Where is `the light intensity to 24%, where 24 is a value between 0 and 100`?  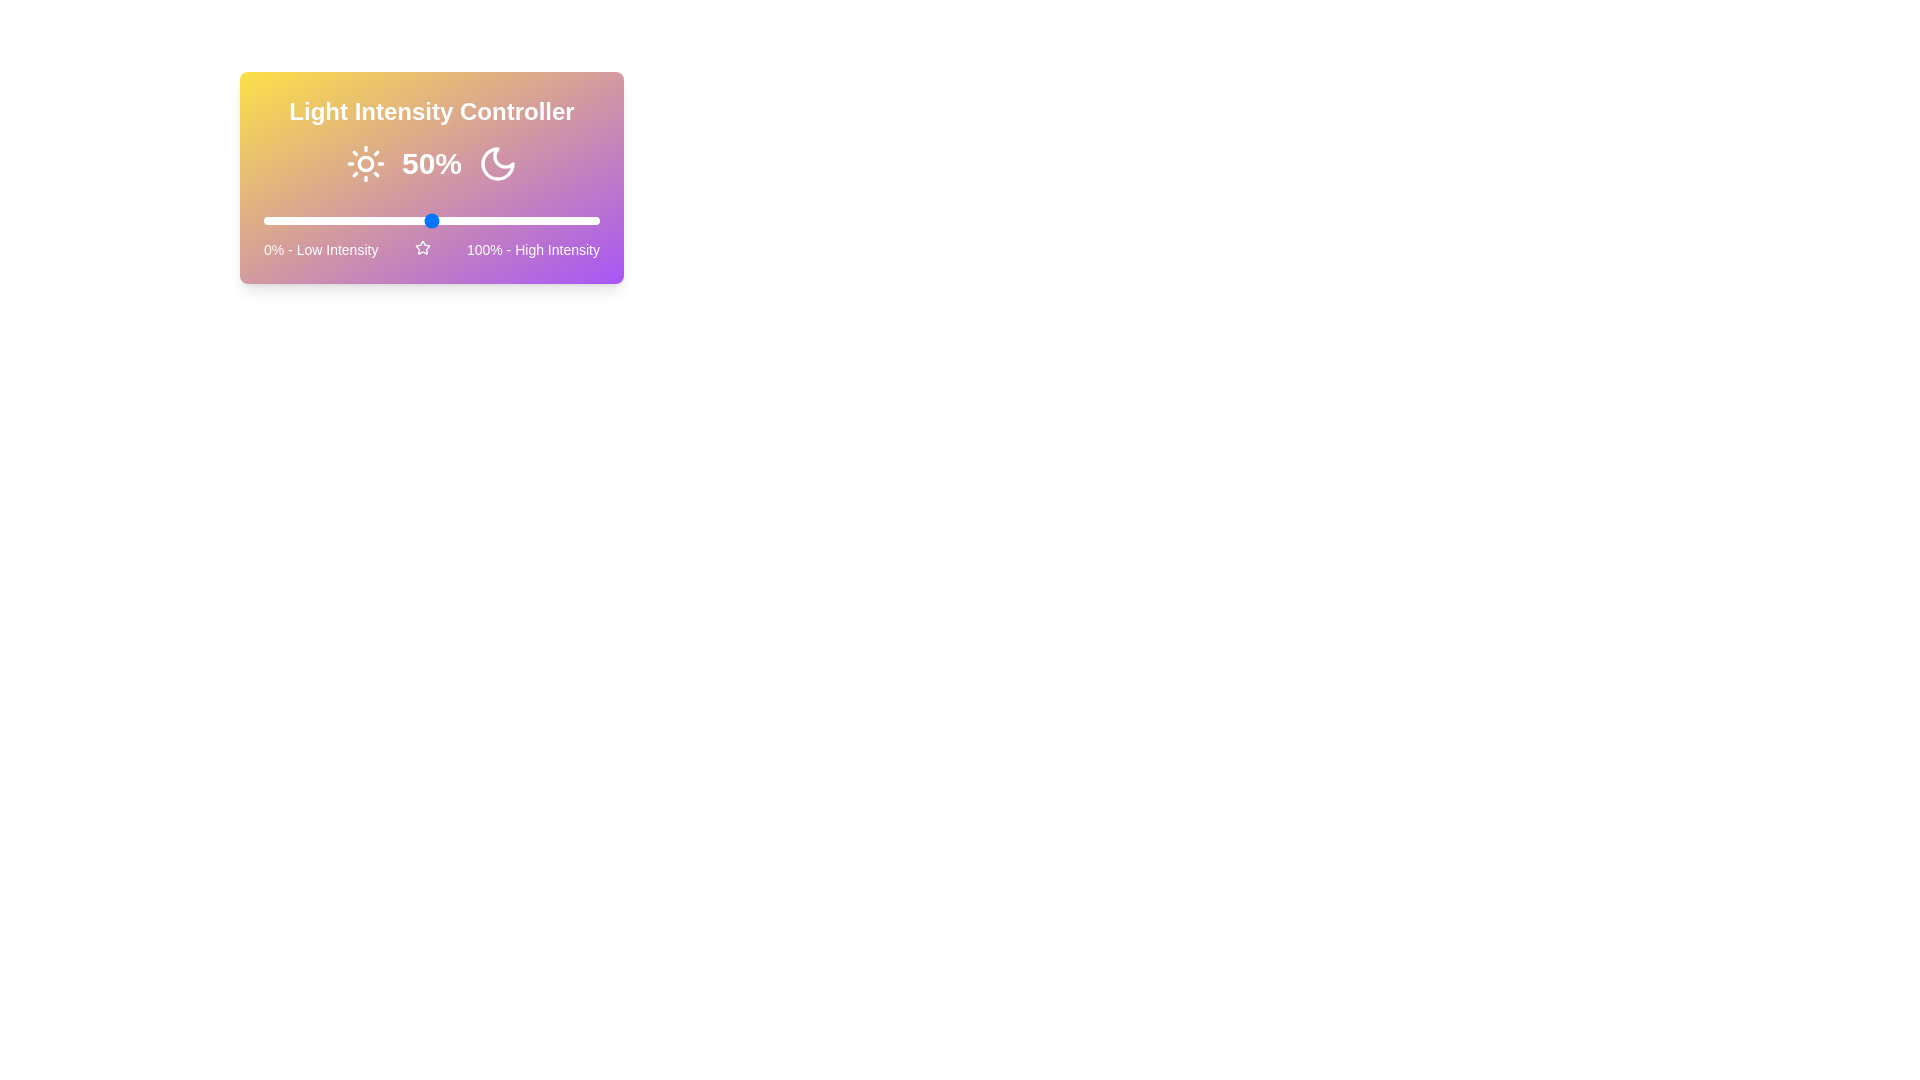
the light intensity to 24%, where 24 is a value between 0 and 100 is located at coordinates (344, 220).